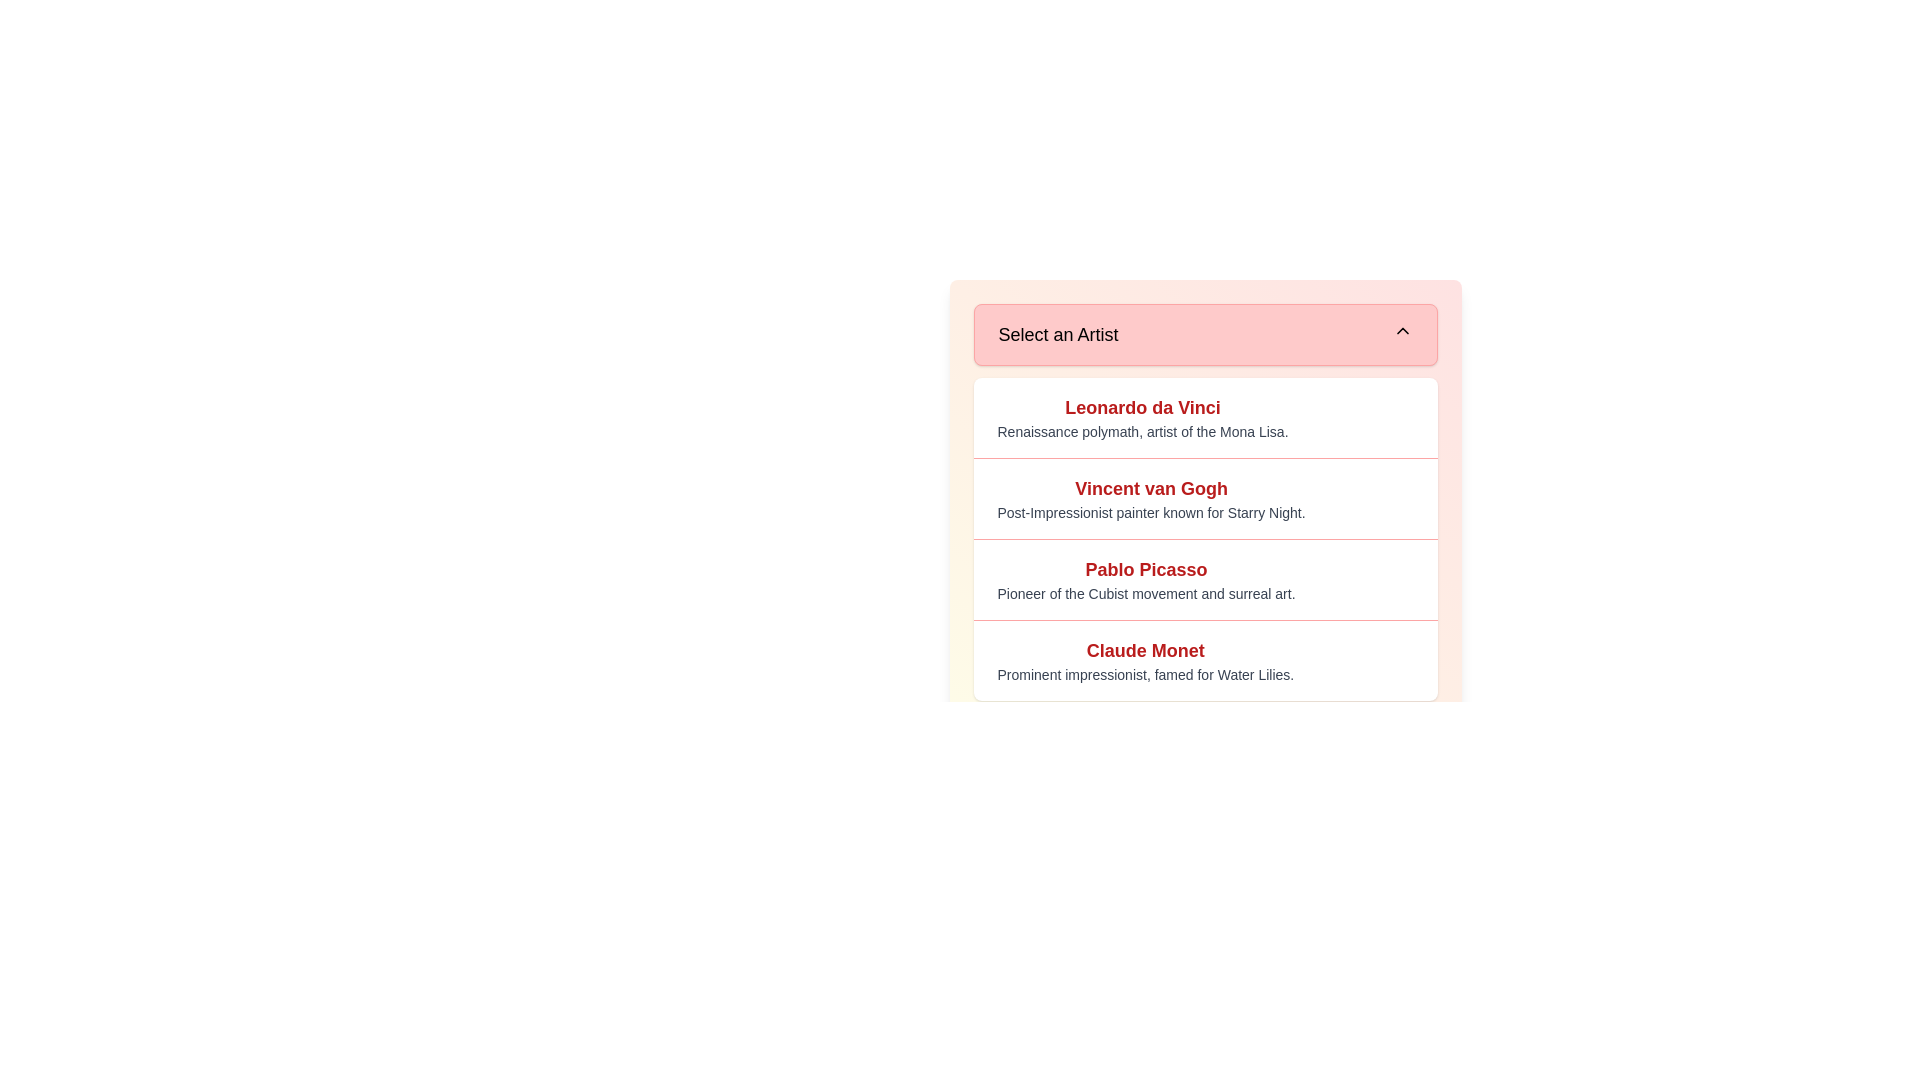 This screenshot has width=1920, height=1080. Describe the element at coordinates (1151, 497) in the screenshot. I see `the list item for 'Vincent van Gogh'` at that location.